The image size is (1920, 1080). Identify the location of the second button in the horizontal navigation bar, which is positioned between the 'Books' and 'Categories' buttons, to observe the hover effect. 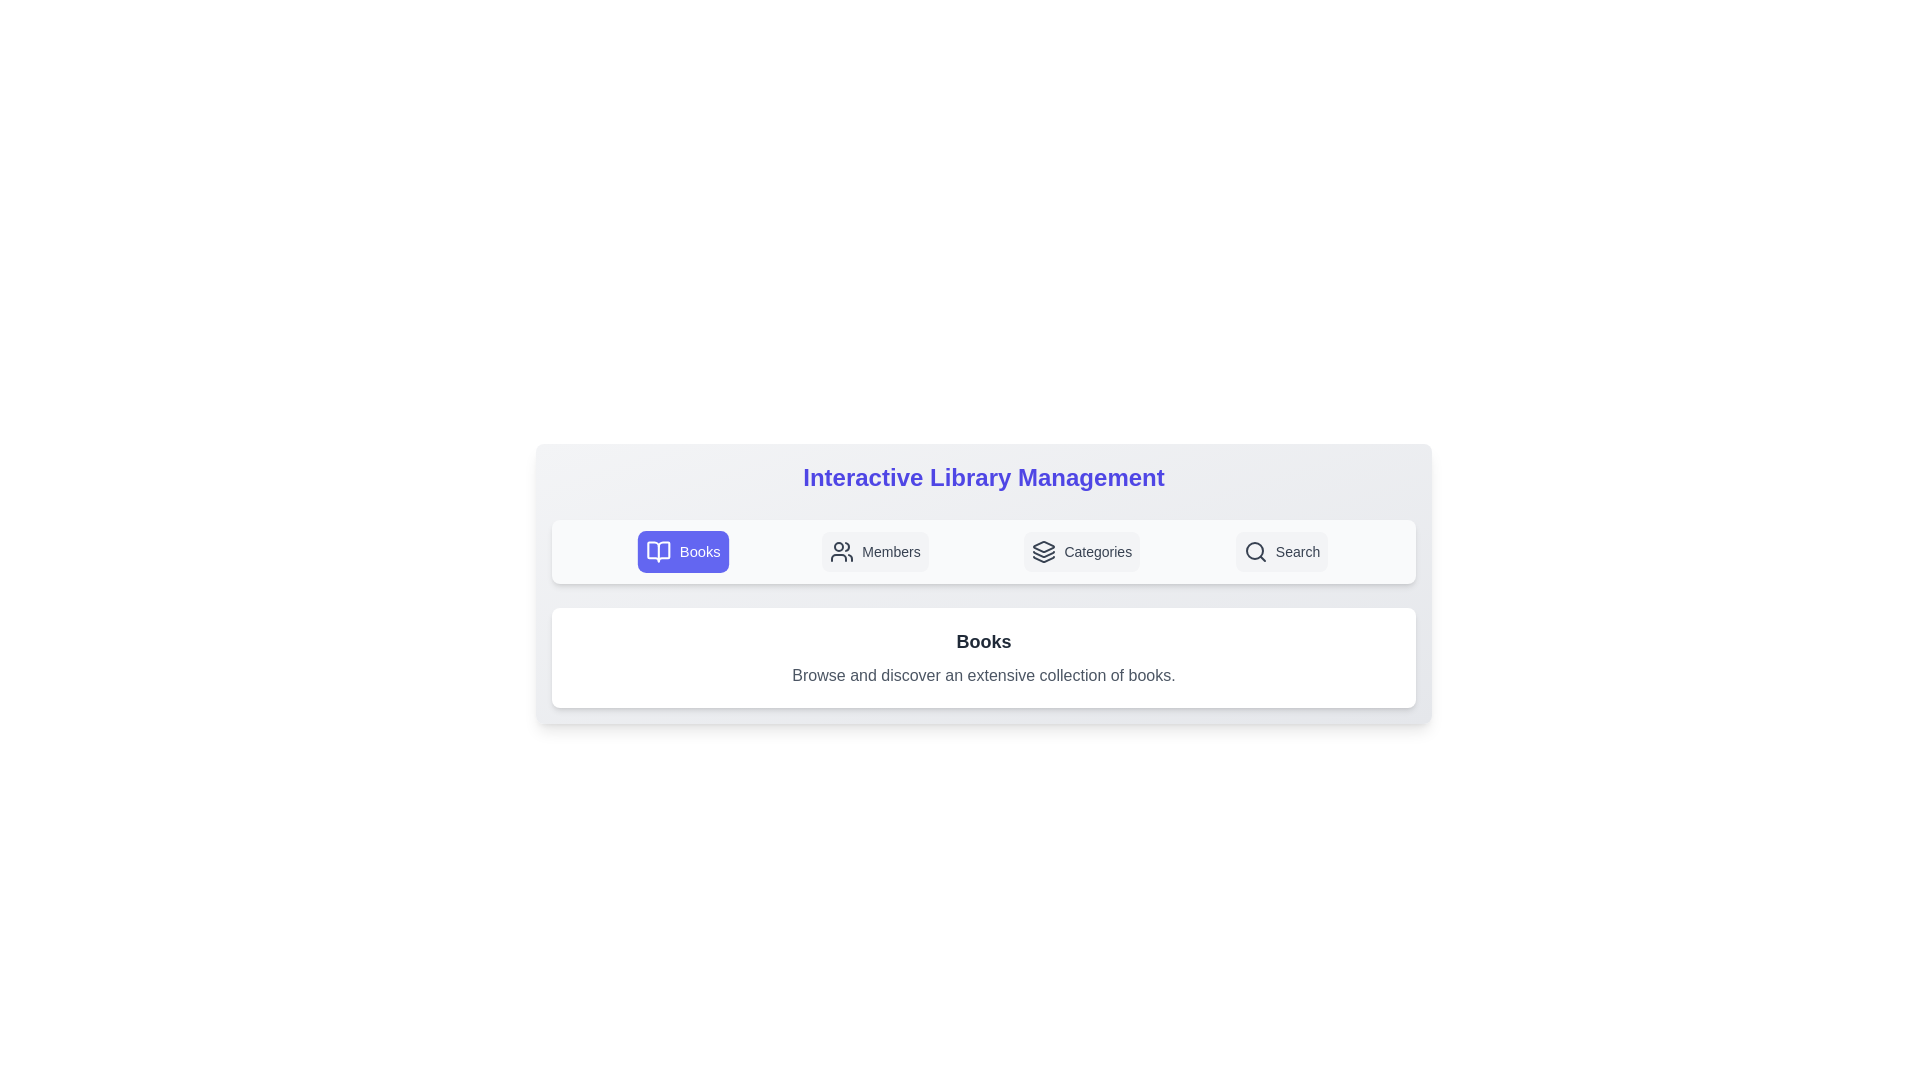
(875, 551).